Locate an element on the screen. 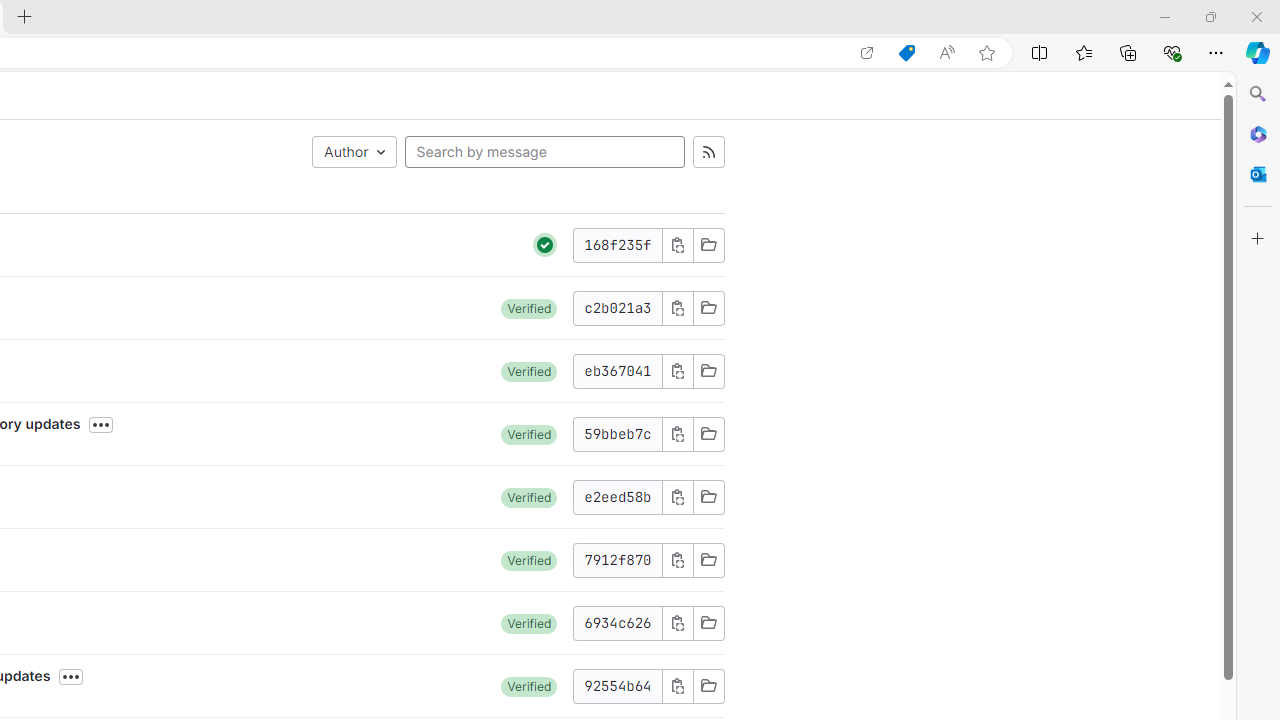 Image resolution: width=1280 pixels, height=720 pixels. 'Shopping in Microsoft Edge' is located at coordinates (905, 52).